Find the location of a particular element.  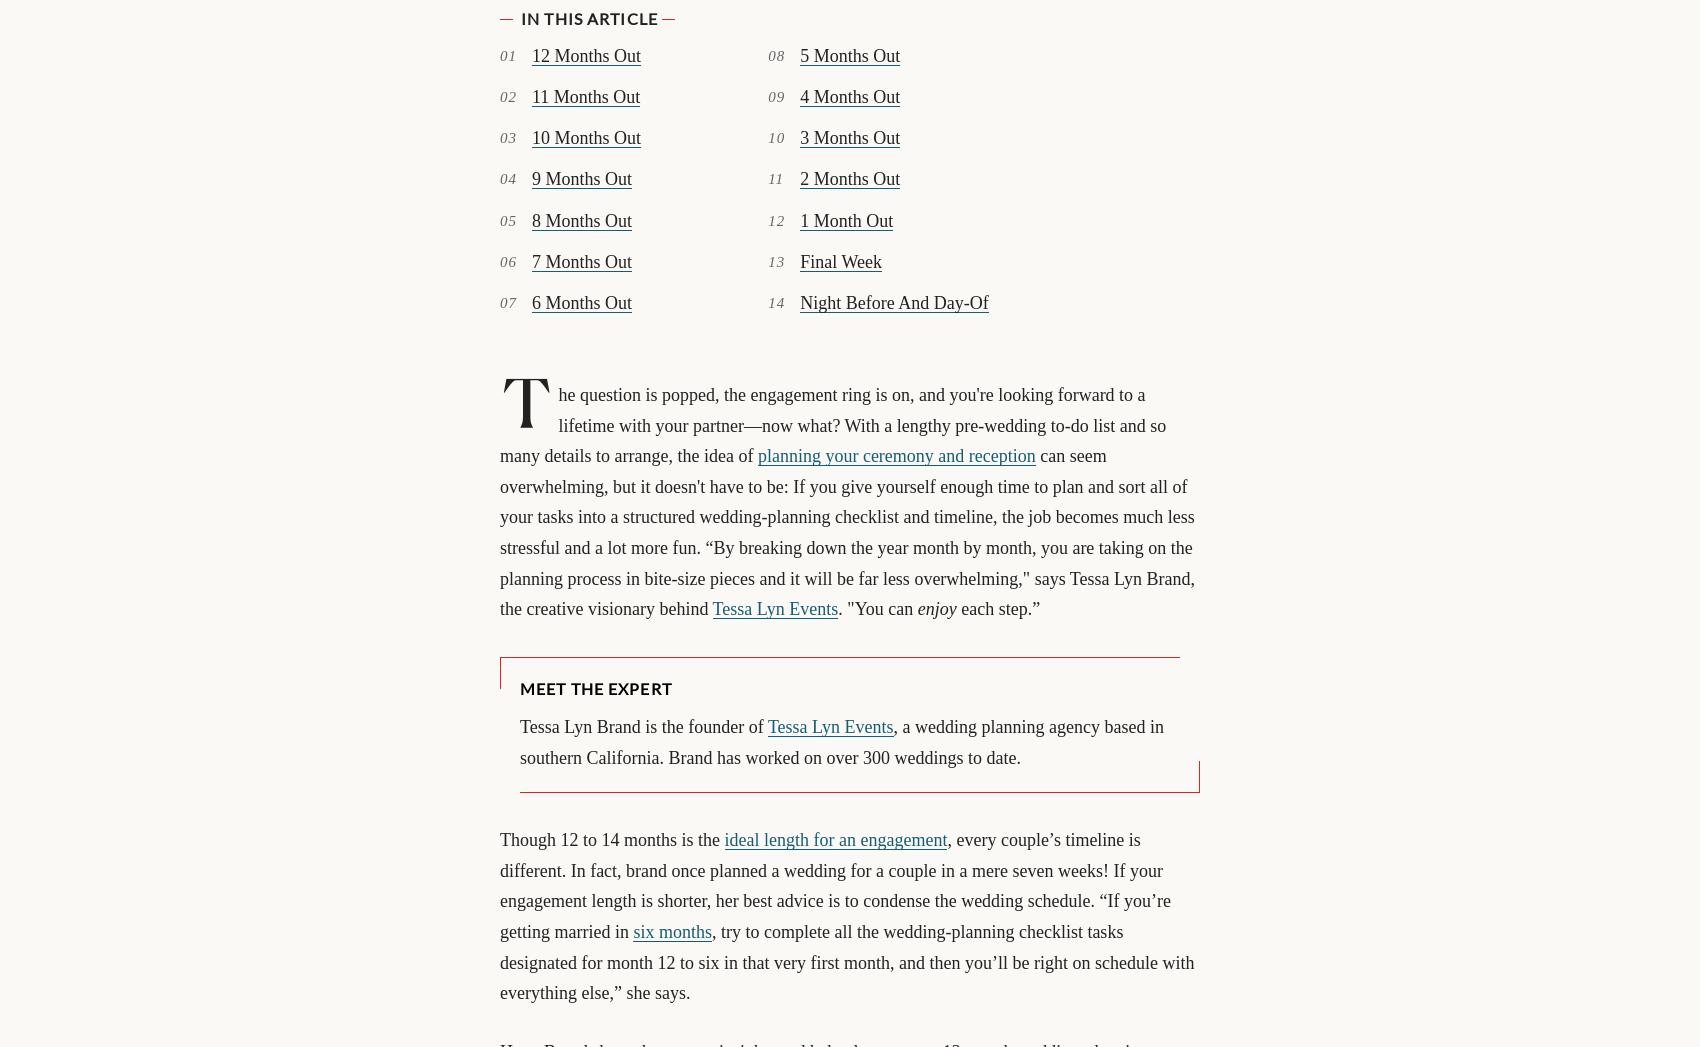

'10 Months Out' is located at coordinates (585, 136).